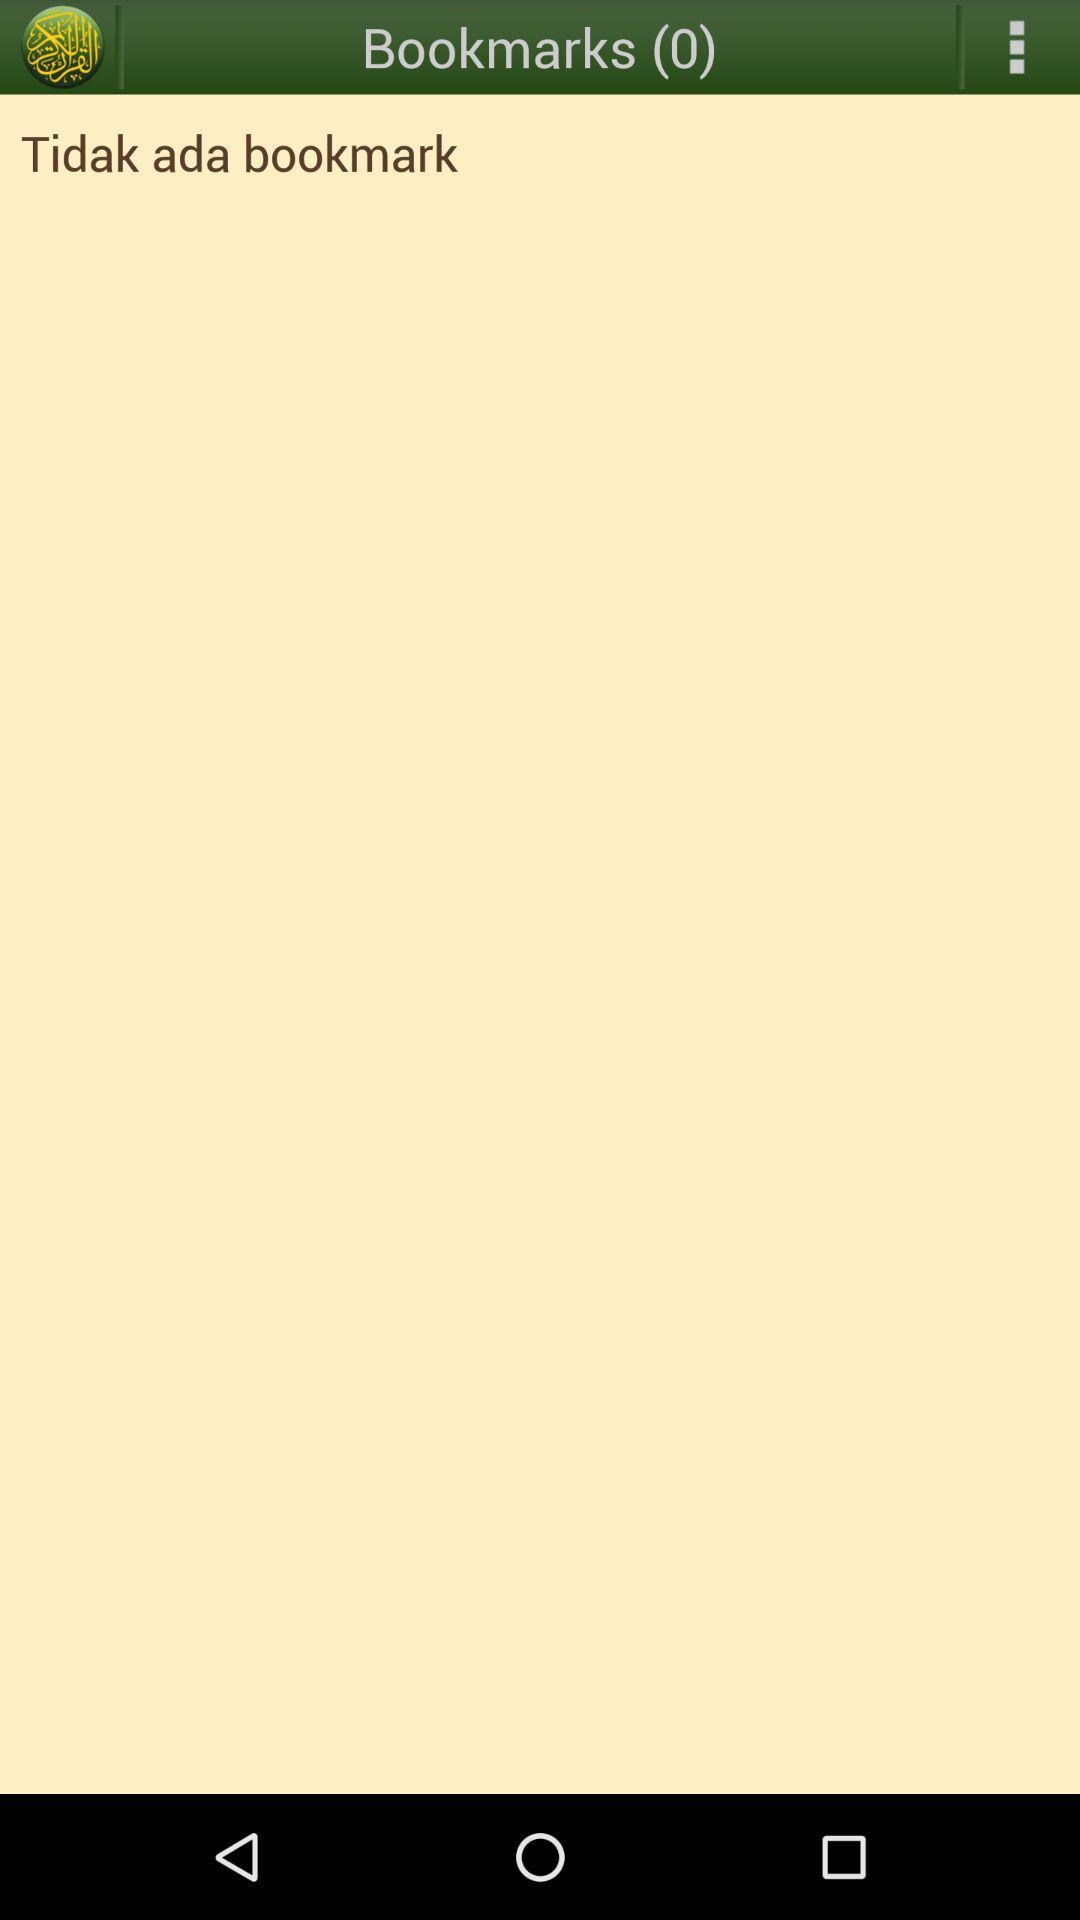 This screenshot has height=1920, width=1080. Describe the element at coordinates (1017, 50) in the screenshot. I see `the more icon` at that location.